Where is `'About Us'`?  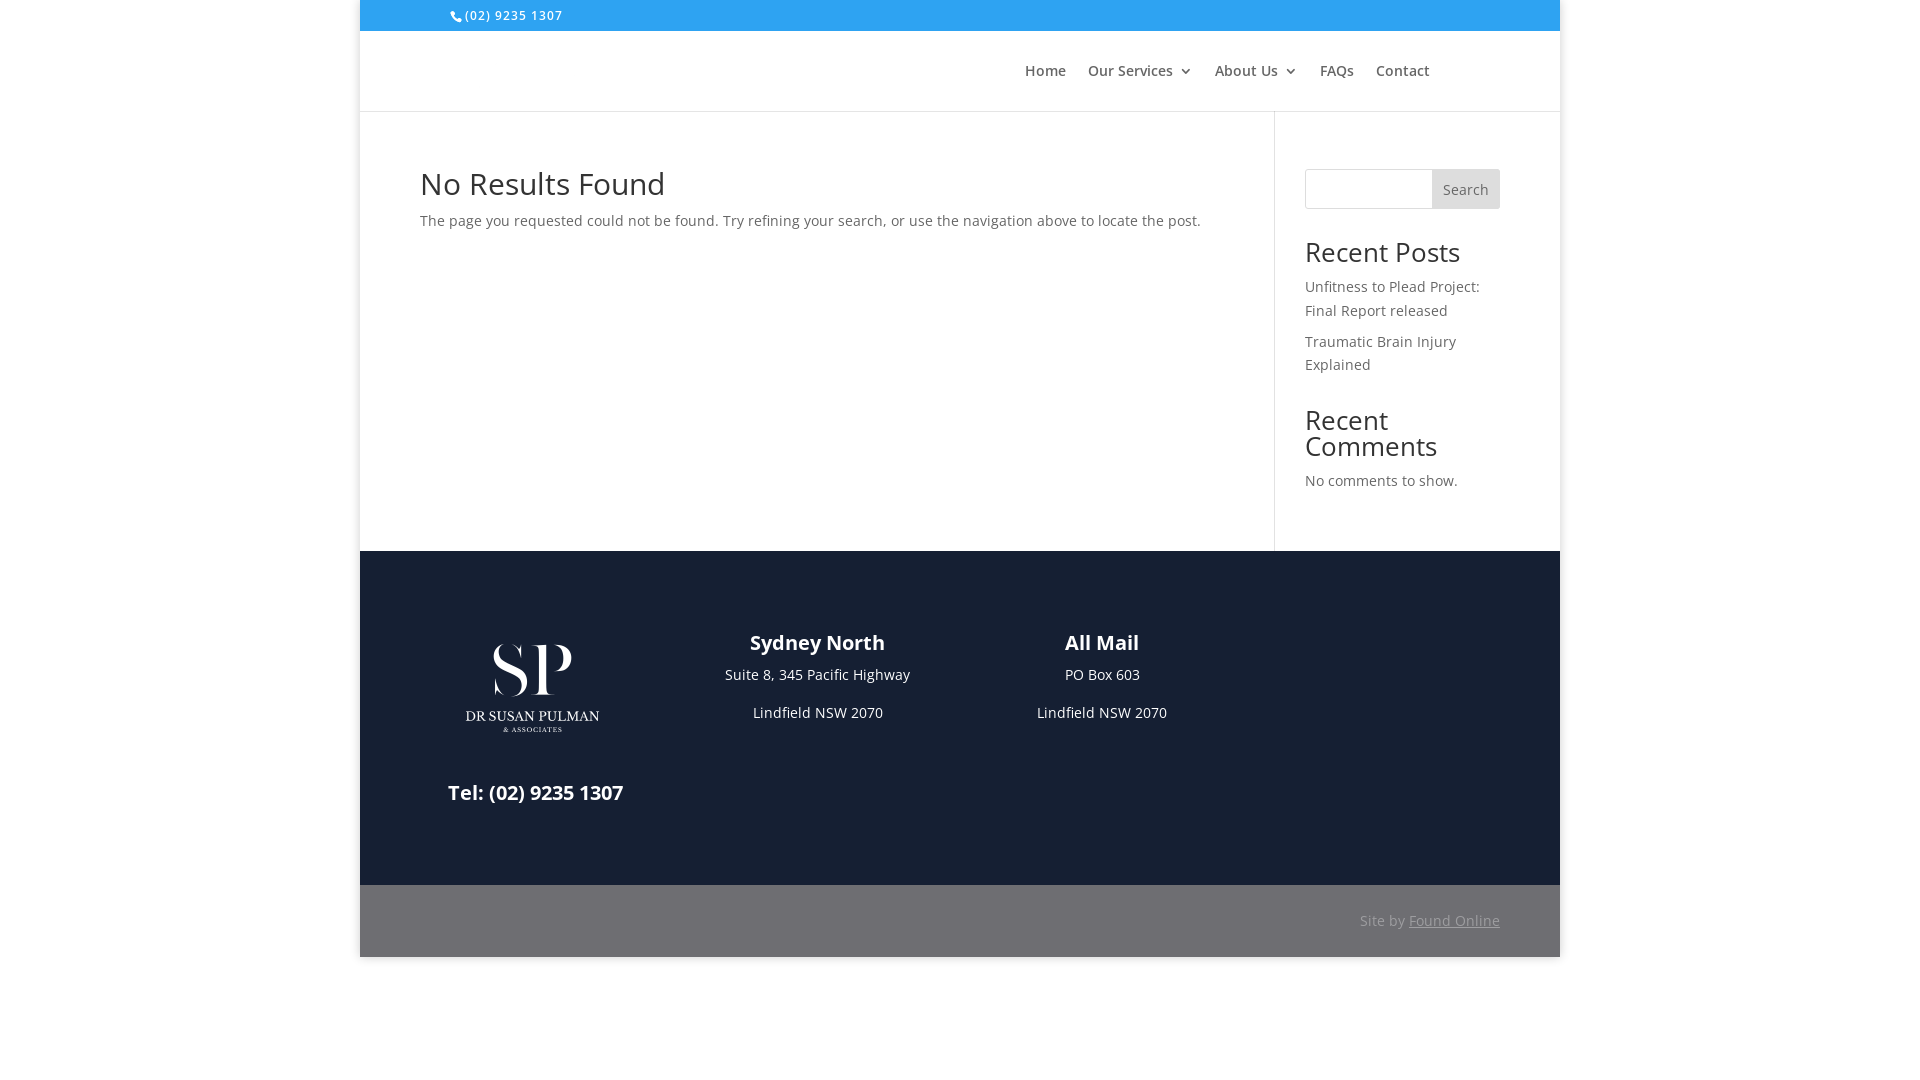 'About Us' is located at coordinates (1255, 86).